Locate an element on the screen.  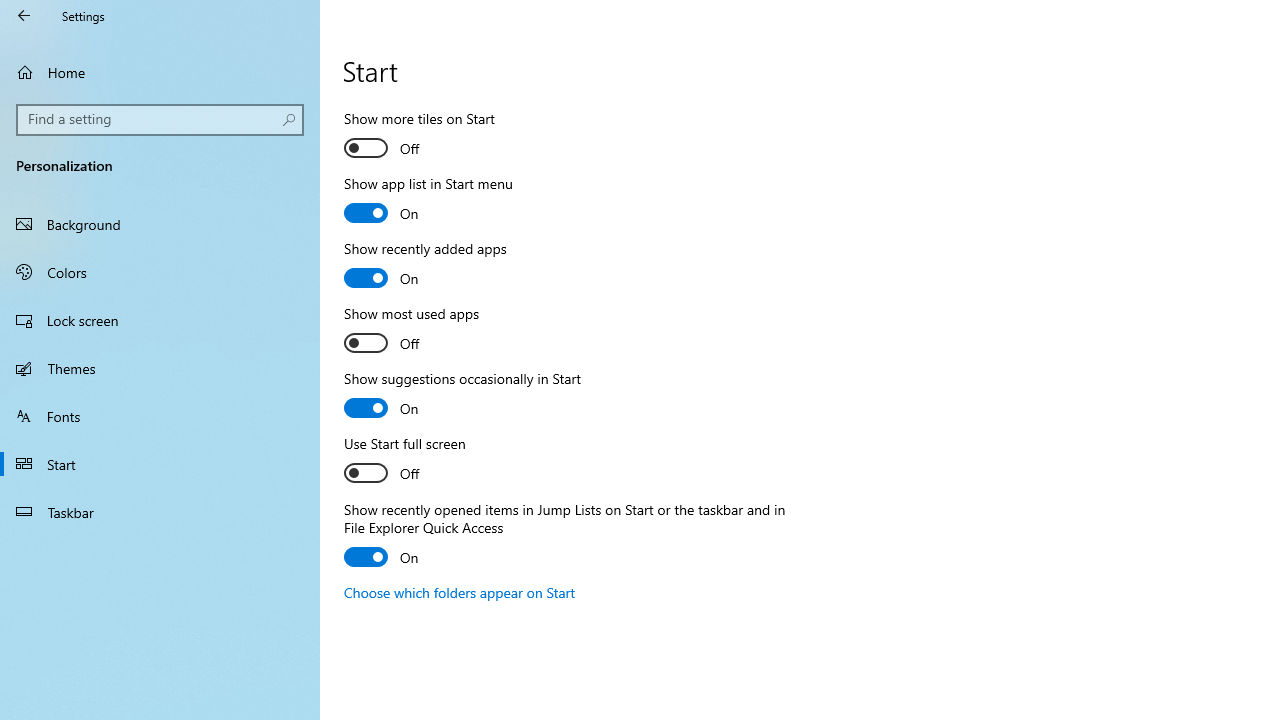
'Search box, Find a setting' is located at coordinates (160, 119).